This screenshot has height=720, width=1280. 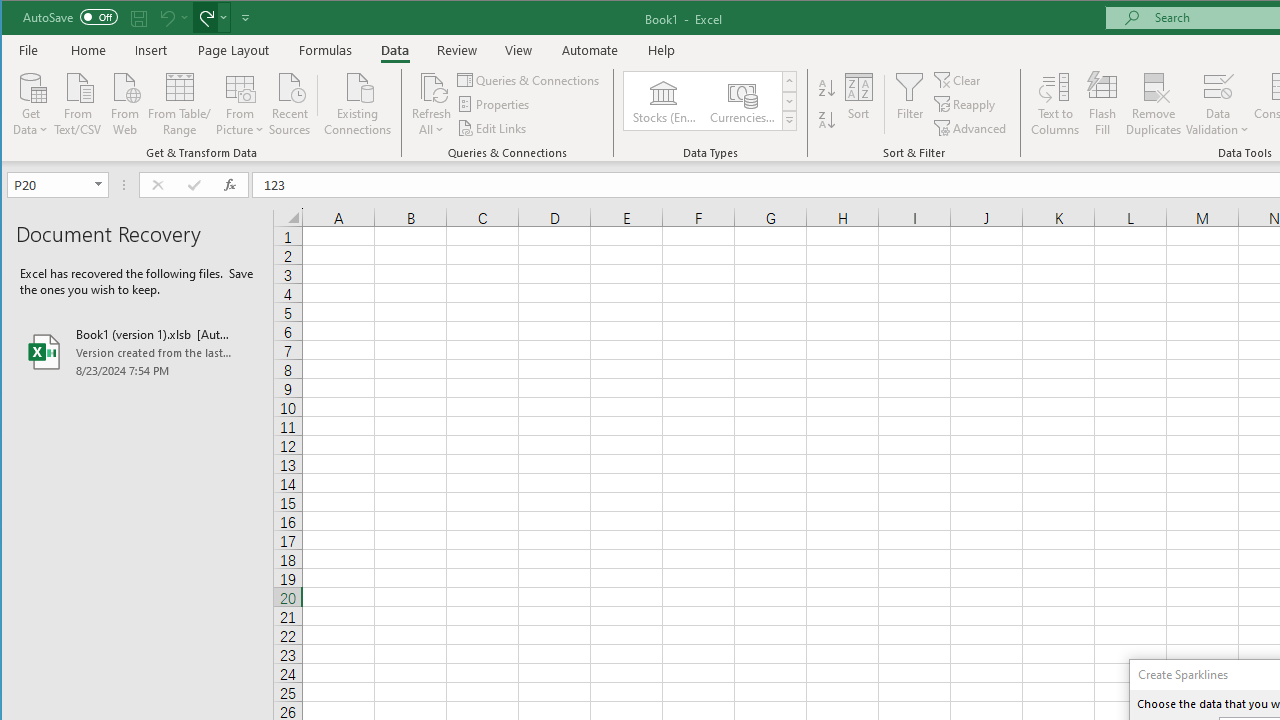 I want to click on 'Flash Fill', so click(x=1101, y=104).